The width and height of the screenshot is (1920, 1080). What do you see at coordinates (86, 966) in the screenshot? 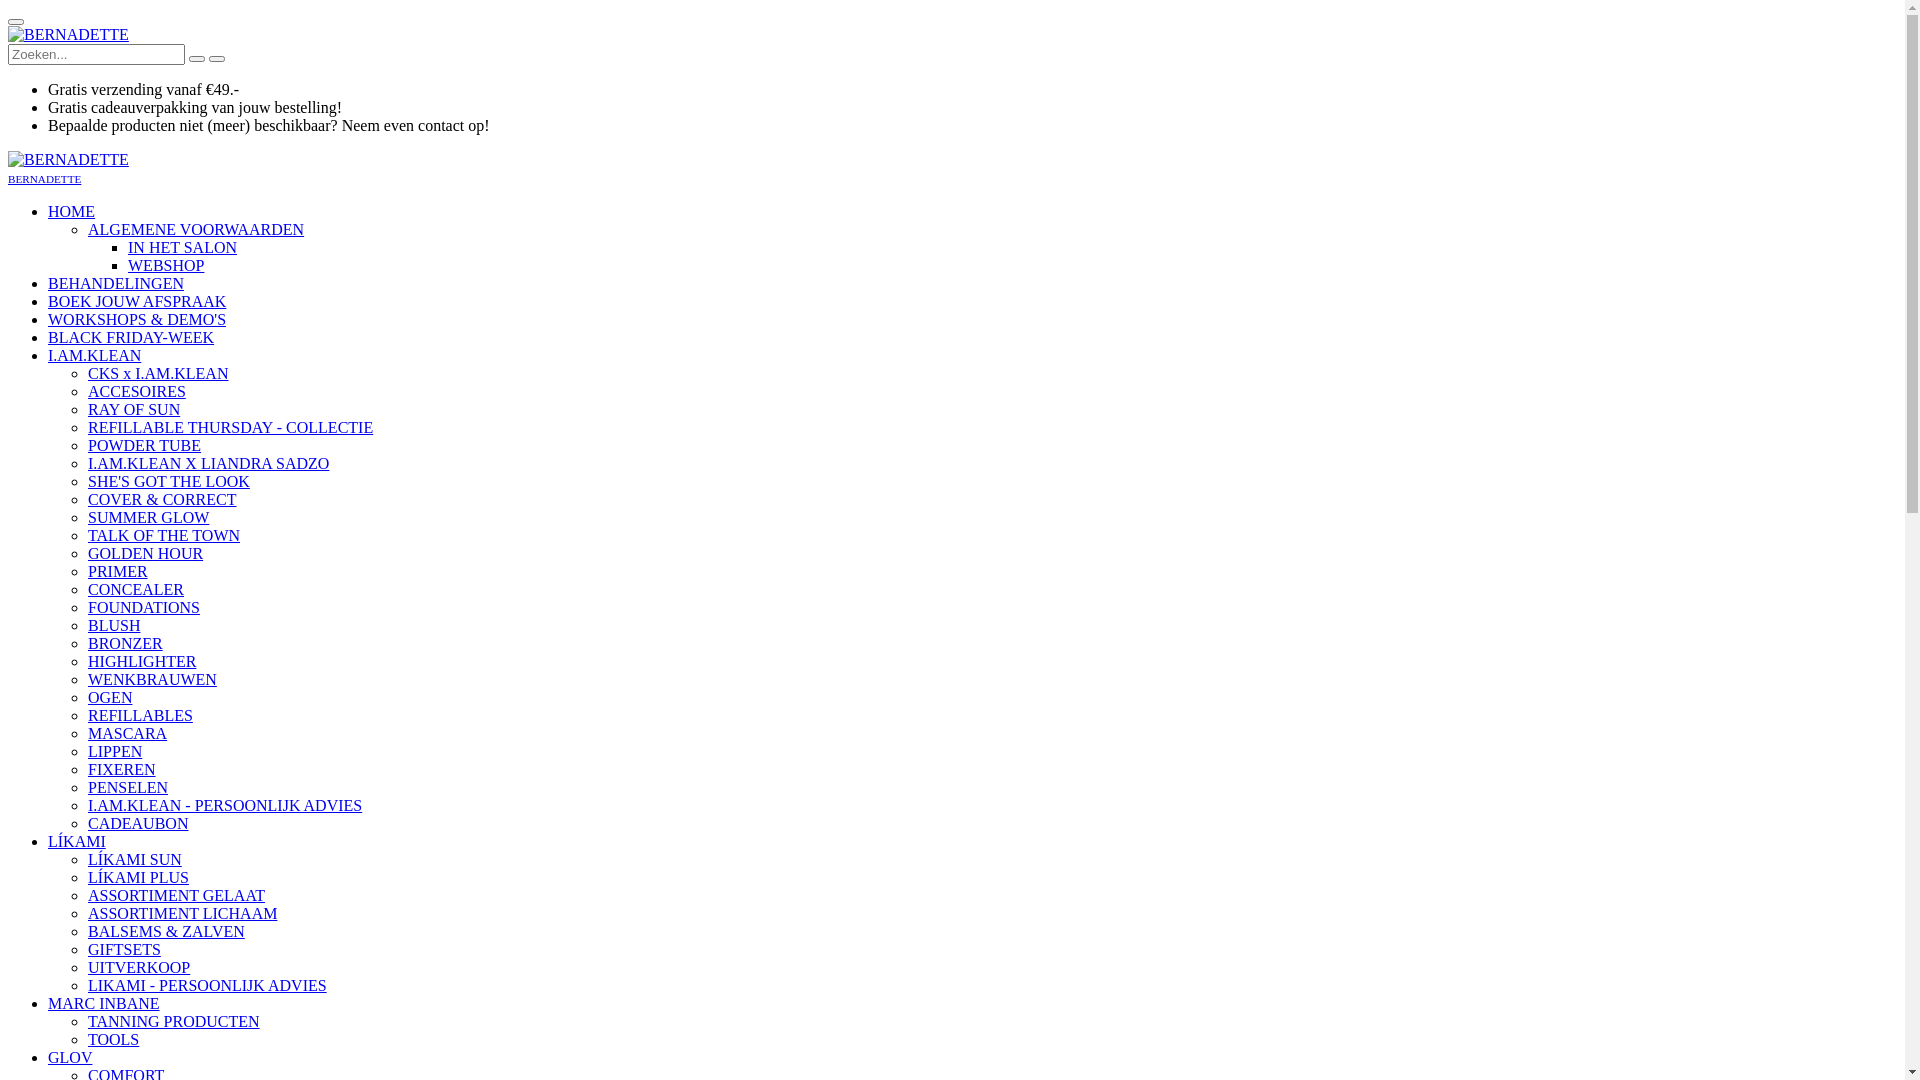
I see `'UITVERKOOP'` at bounding box center [86, 966].